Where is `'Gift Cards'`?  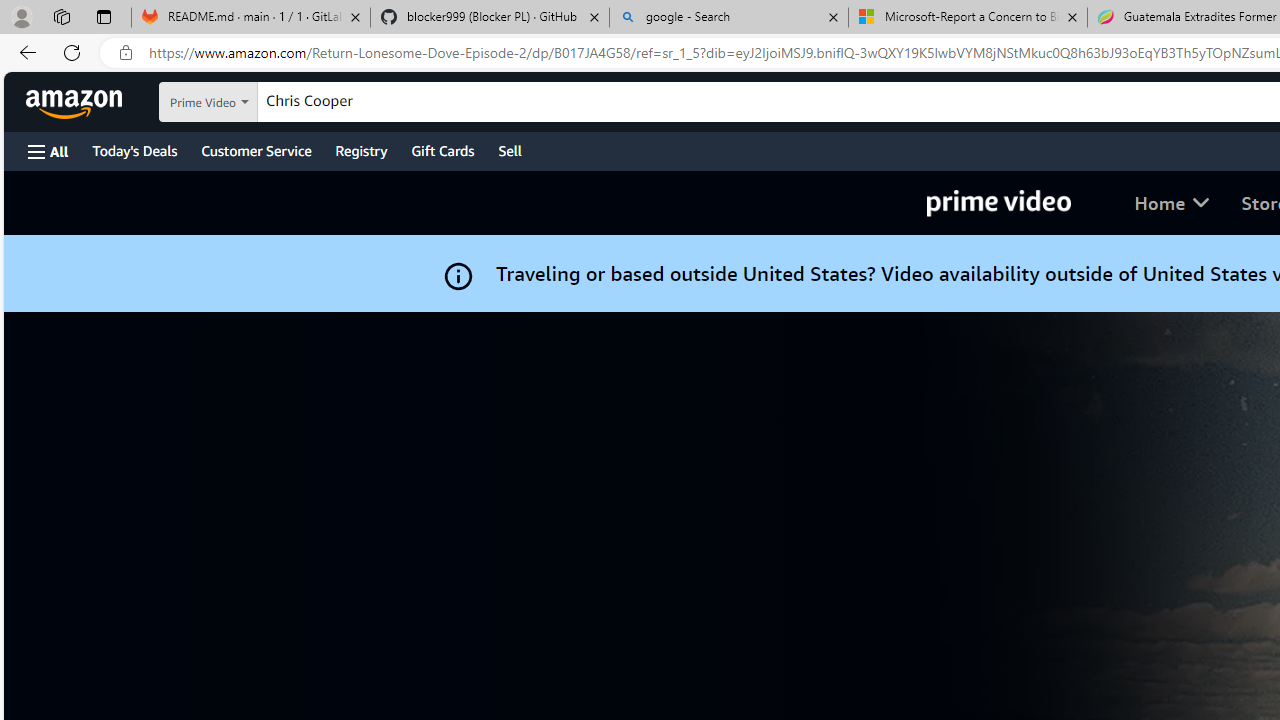
'Gift Cards' is located at coordinates (441, 149).